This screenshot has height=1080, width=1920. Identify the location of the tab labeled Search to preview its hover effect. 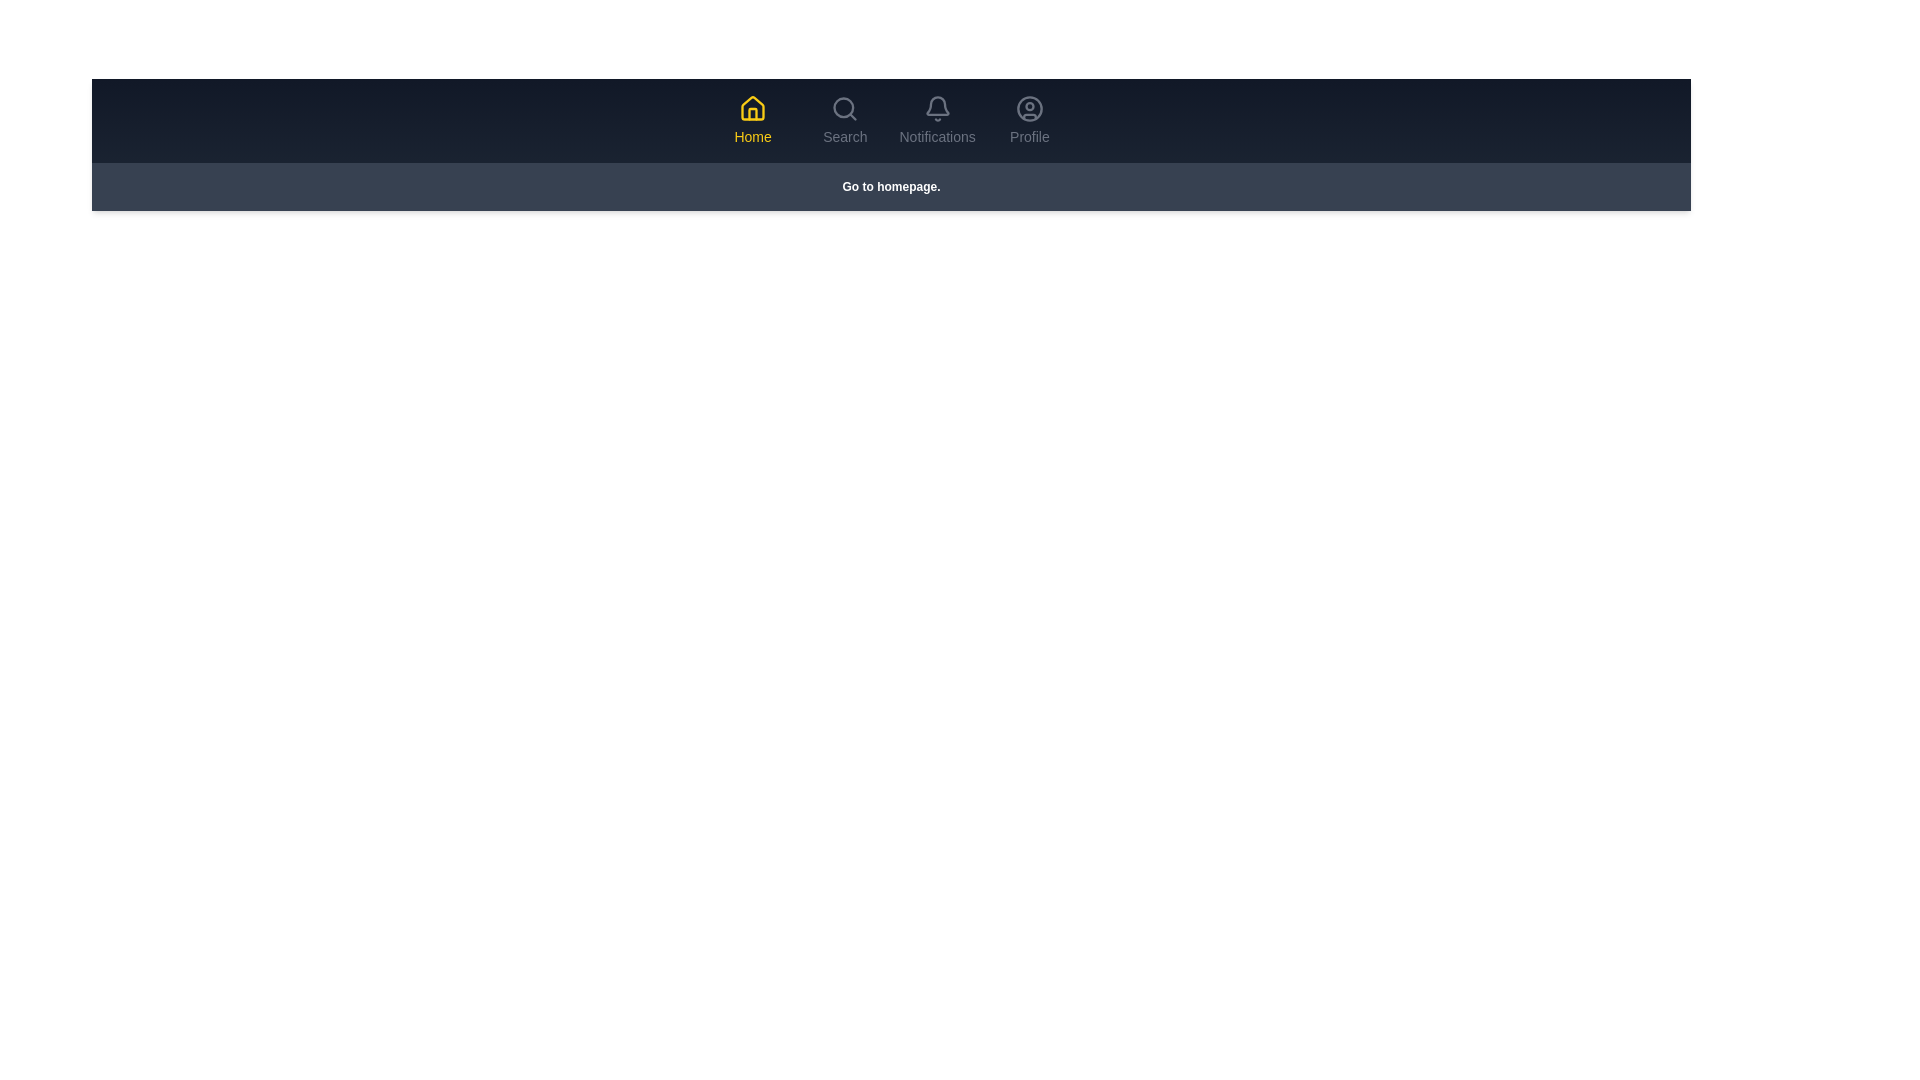
(845, 120).